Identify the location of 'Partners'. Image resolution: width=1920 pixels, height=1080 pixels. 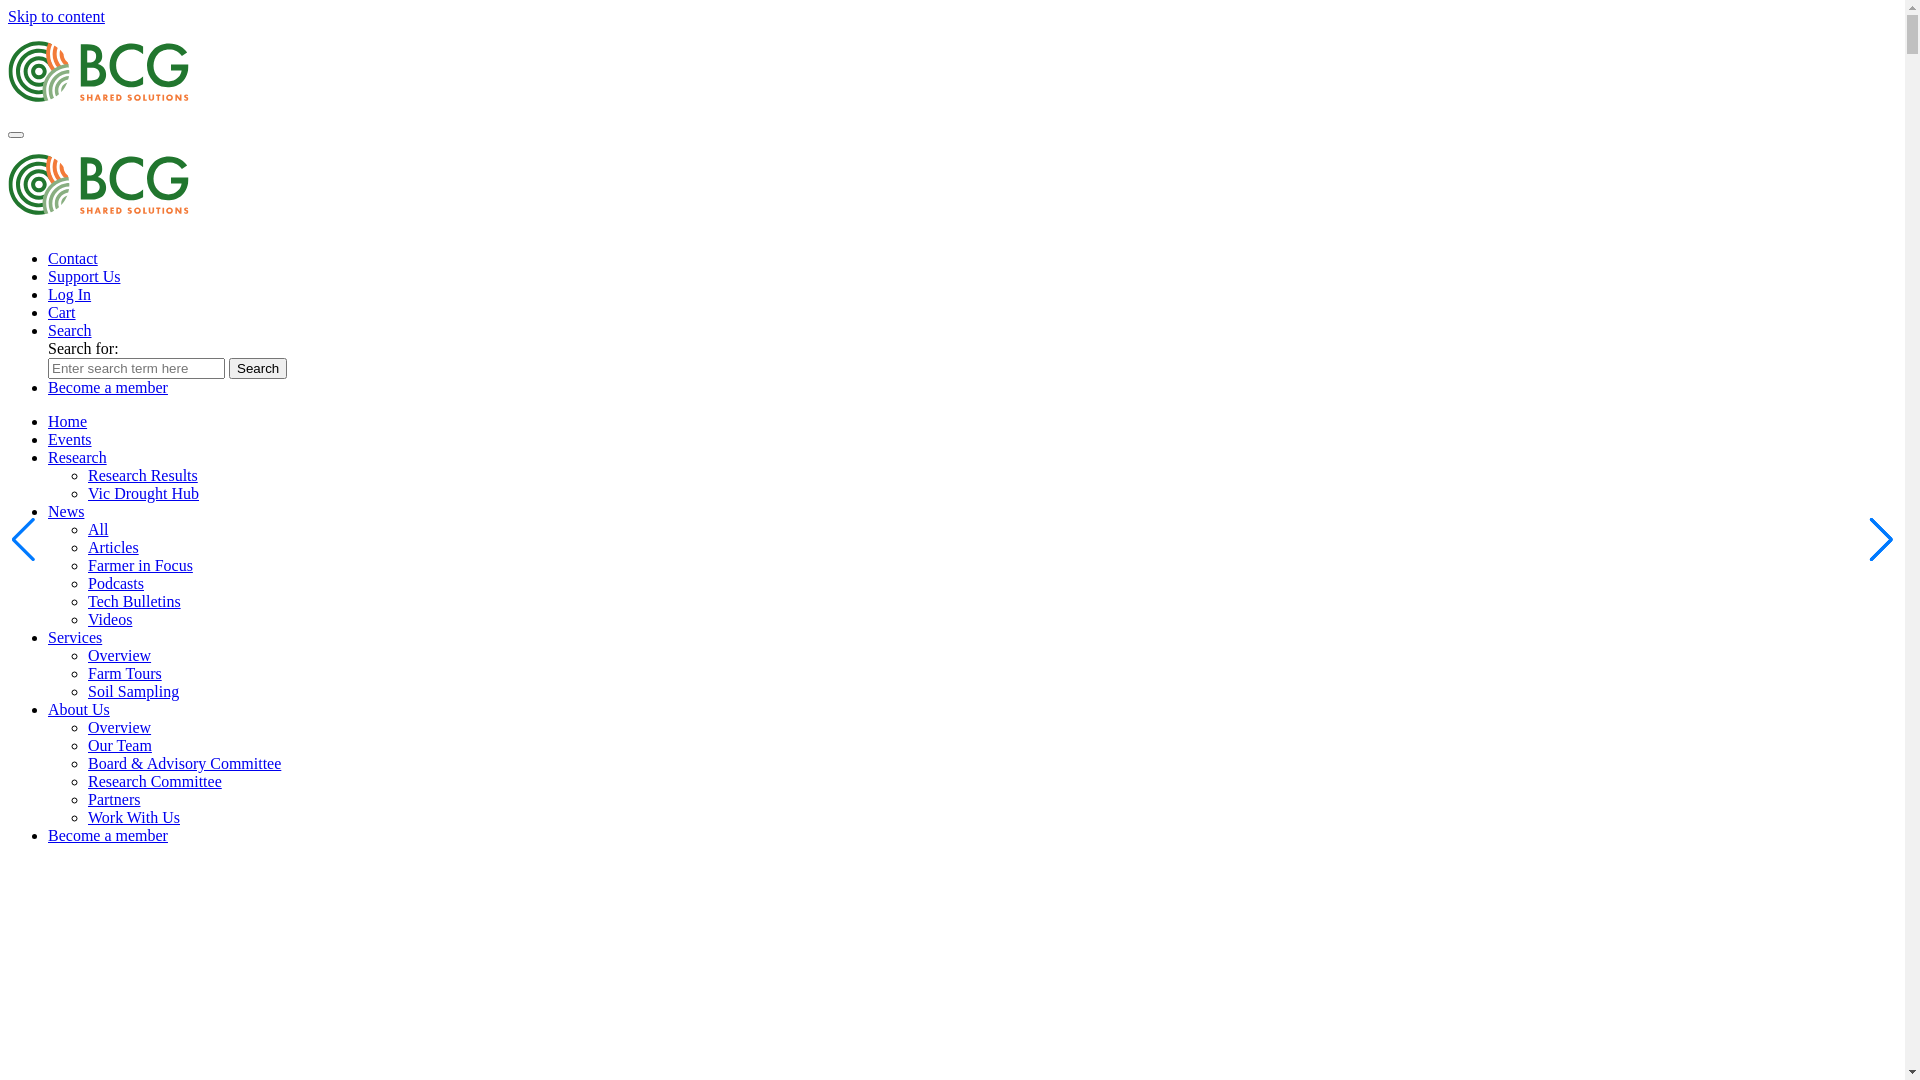
(113, 798).